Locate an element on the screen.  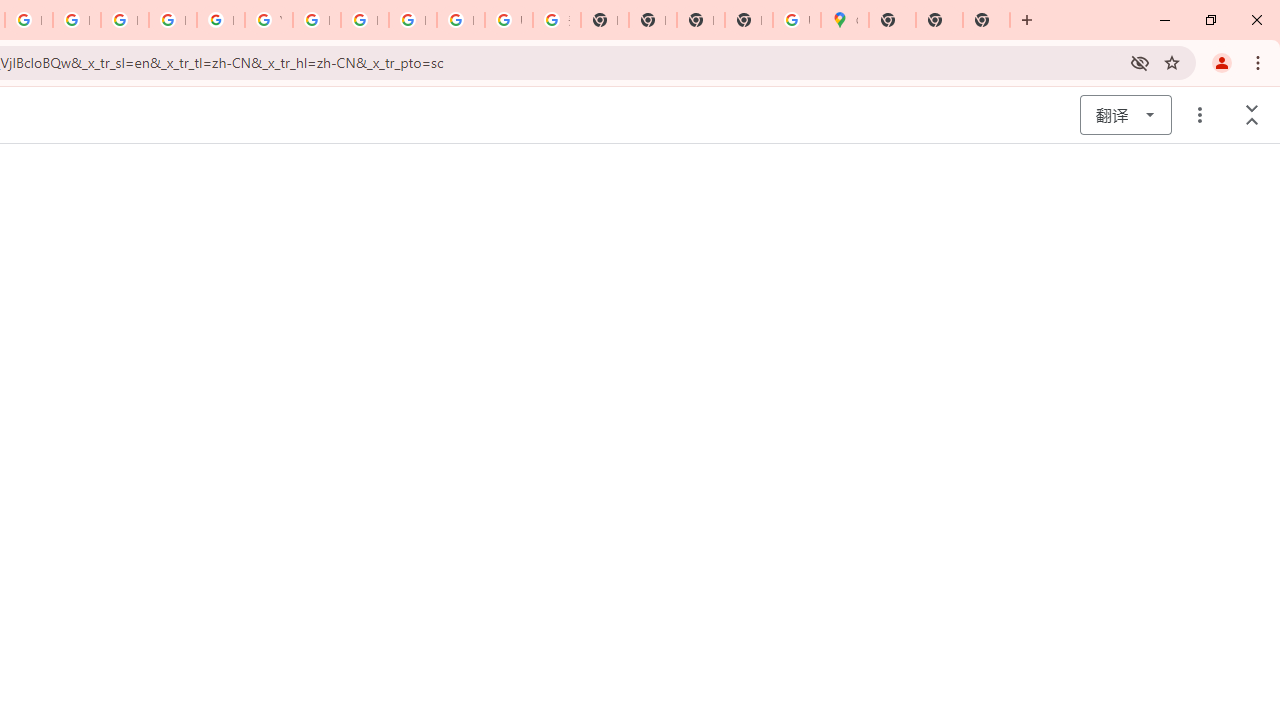
'Google Maps' is located at coordinates (844, 20).